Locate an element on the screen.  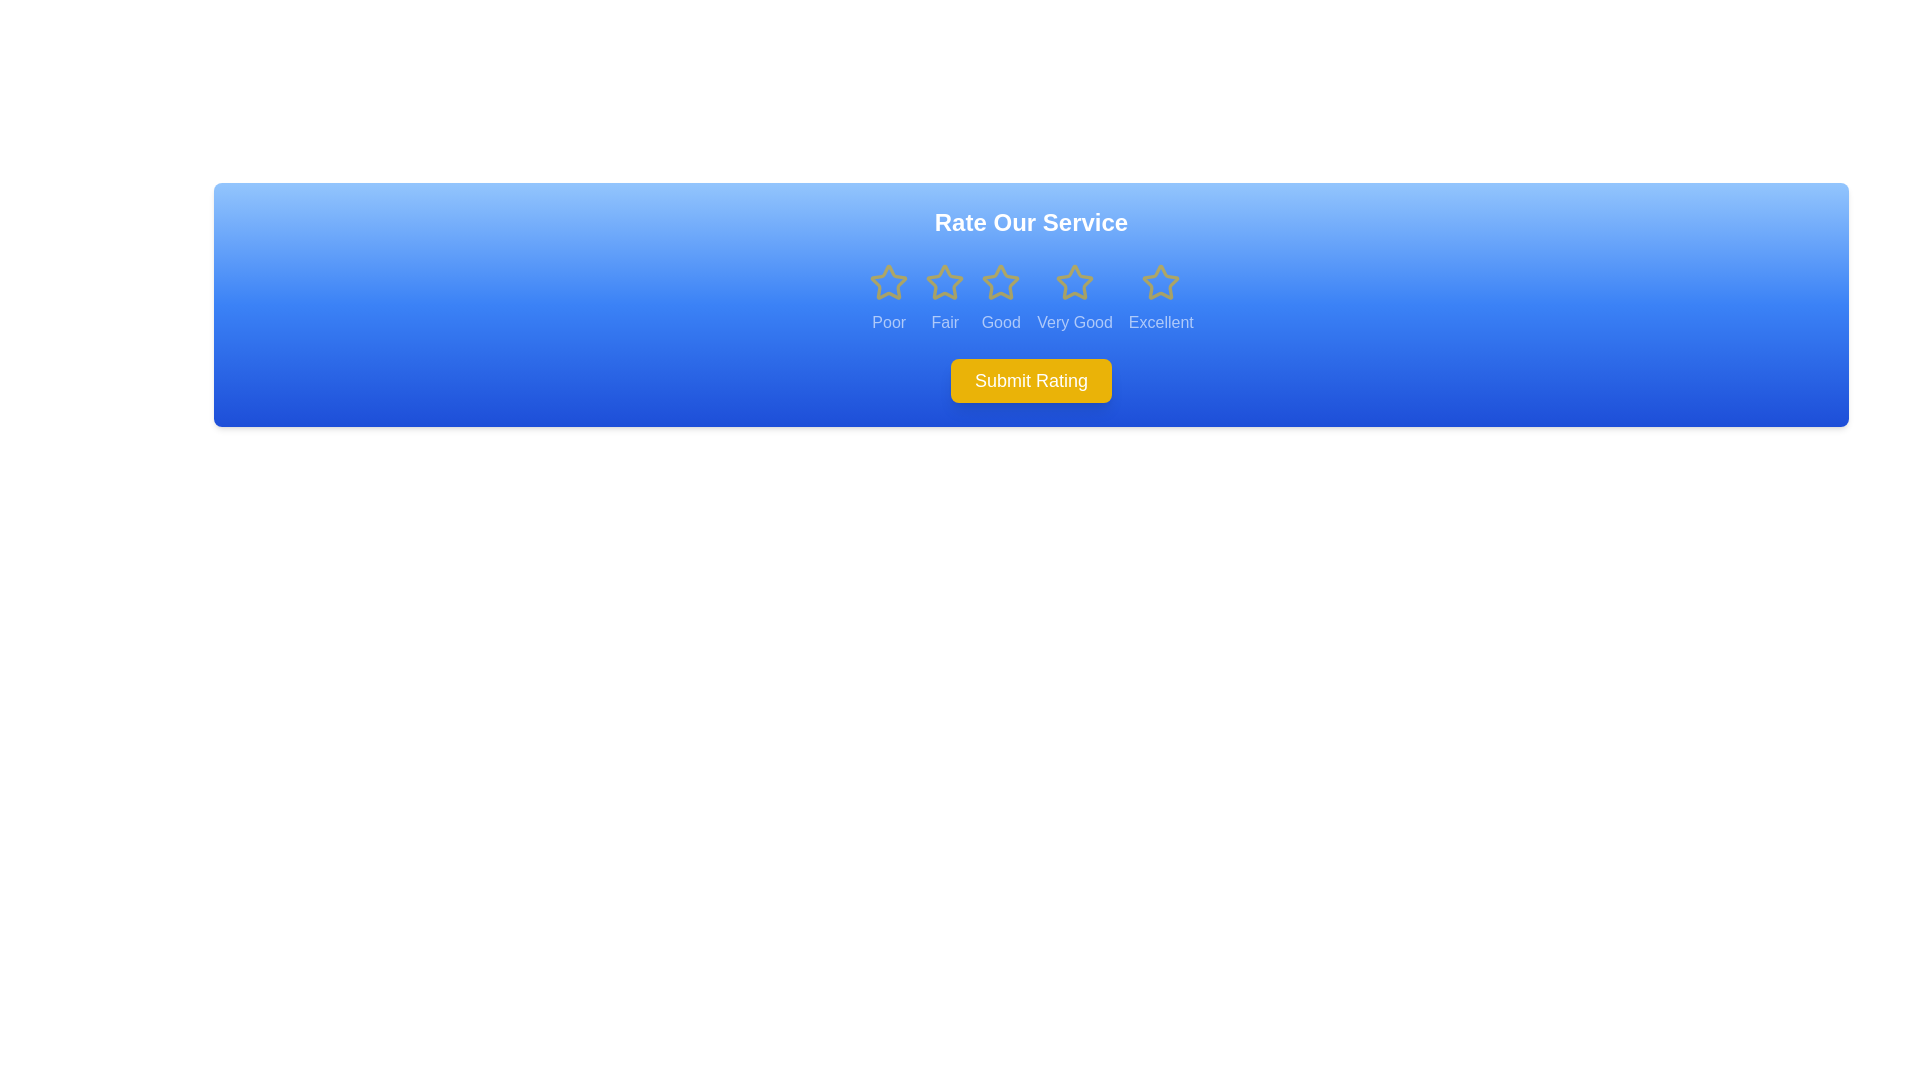
the 'Excellent' text label which indicates the meaning of the last star in the rating scale, located under the fifth rating option is located at coordinates (1161, 322).